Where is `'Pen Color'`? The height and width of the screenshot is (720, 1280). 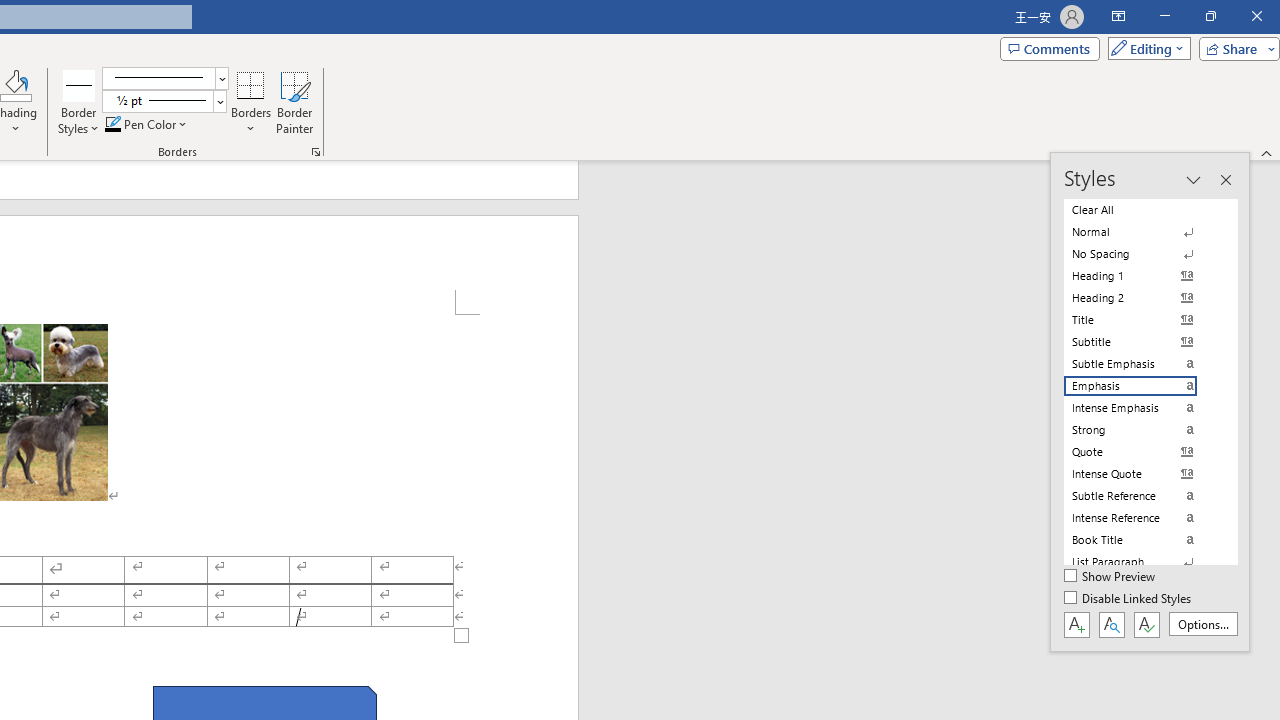 'Pen Color' is located at coordinates (146, 124).